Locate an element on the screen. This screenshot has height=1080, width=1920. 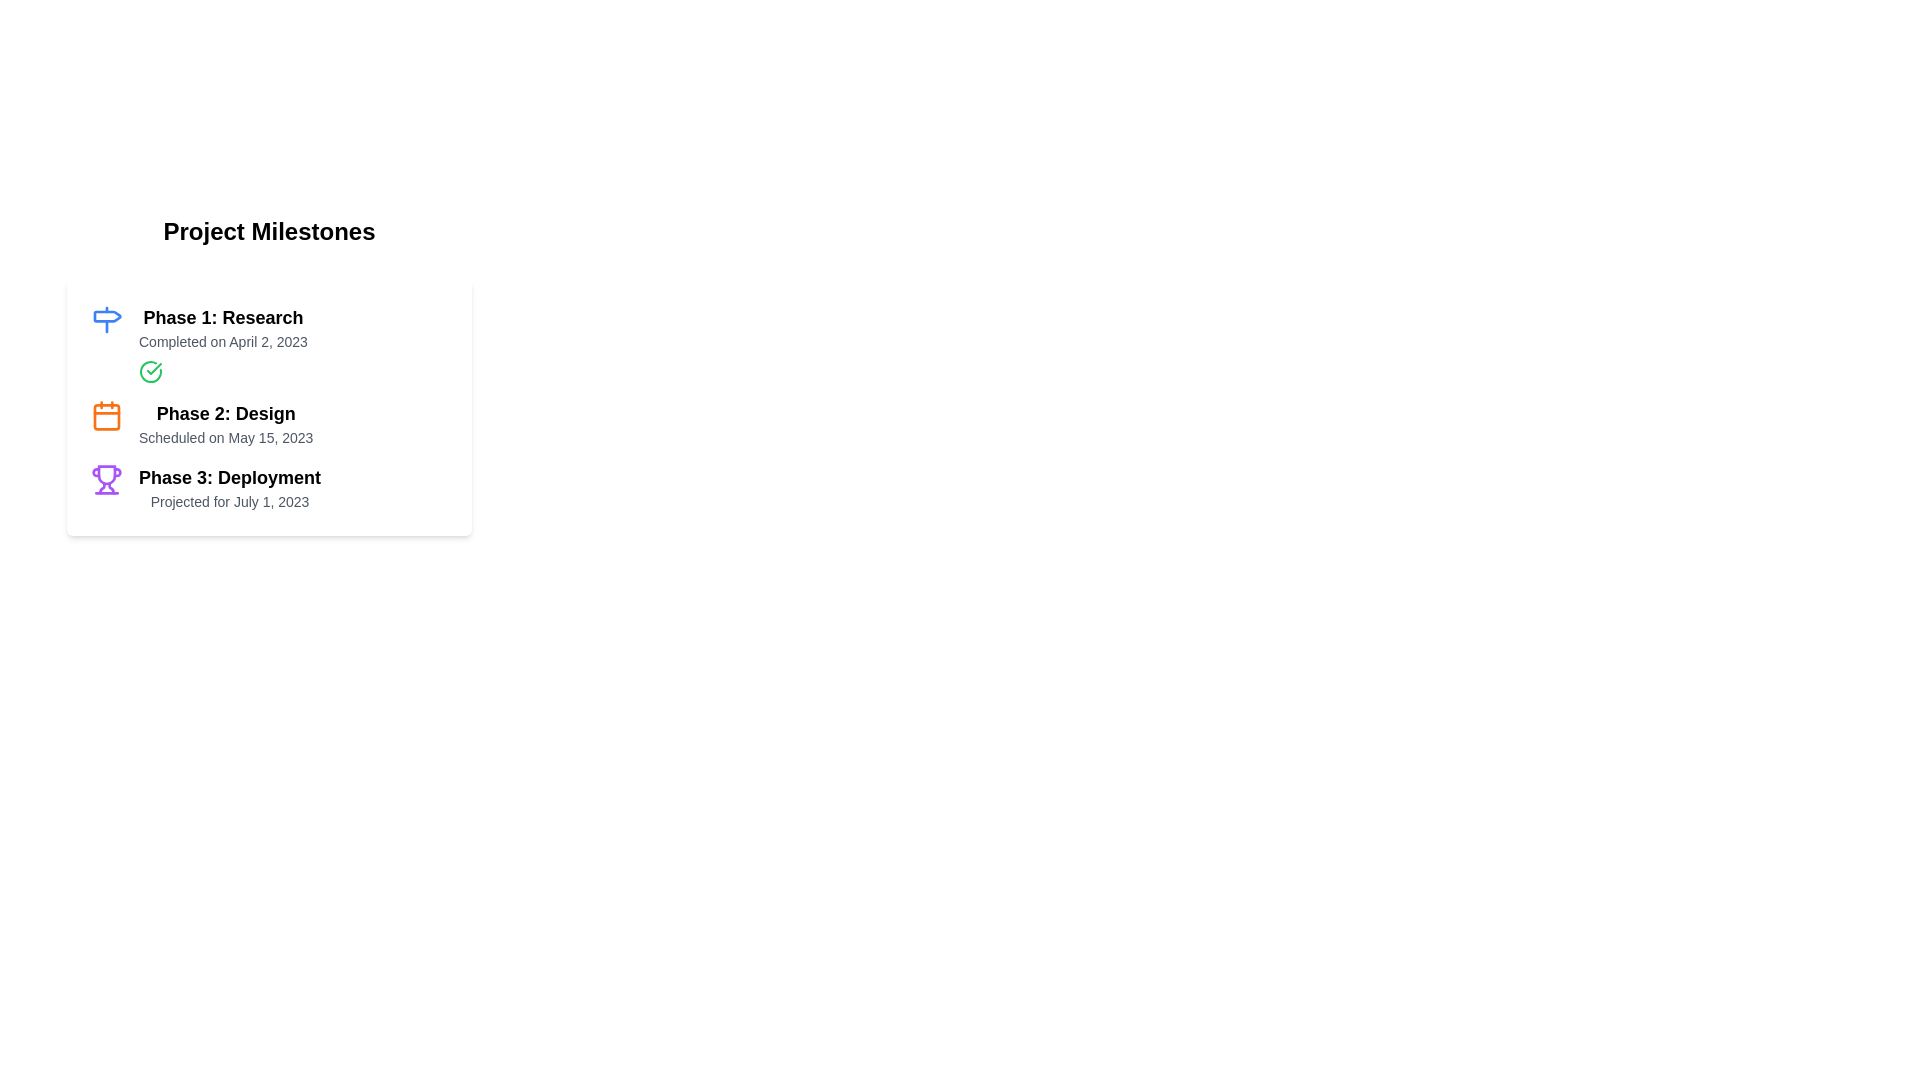
text content of the Text Label displaying 'Phase 3: Deployment' and 'Projected for July 1, 2023', which is the third item in a vertical list of milestones adjacent to a purple trophy icon is located at coordinates (230, 488).